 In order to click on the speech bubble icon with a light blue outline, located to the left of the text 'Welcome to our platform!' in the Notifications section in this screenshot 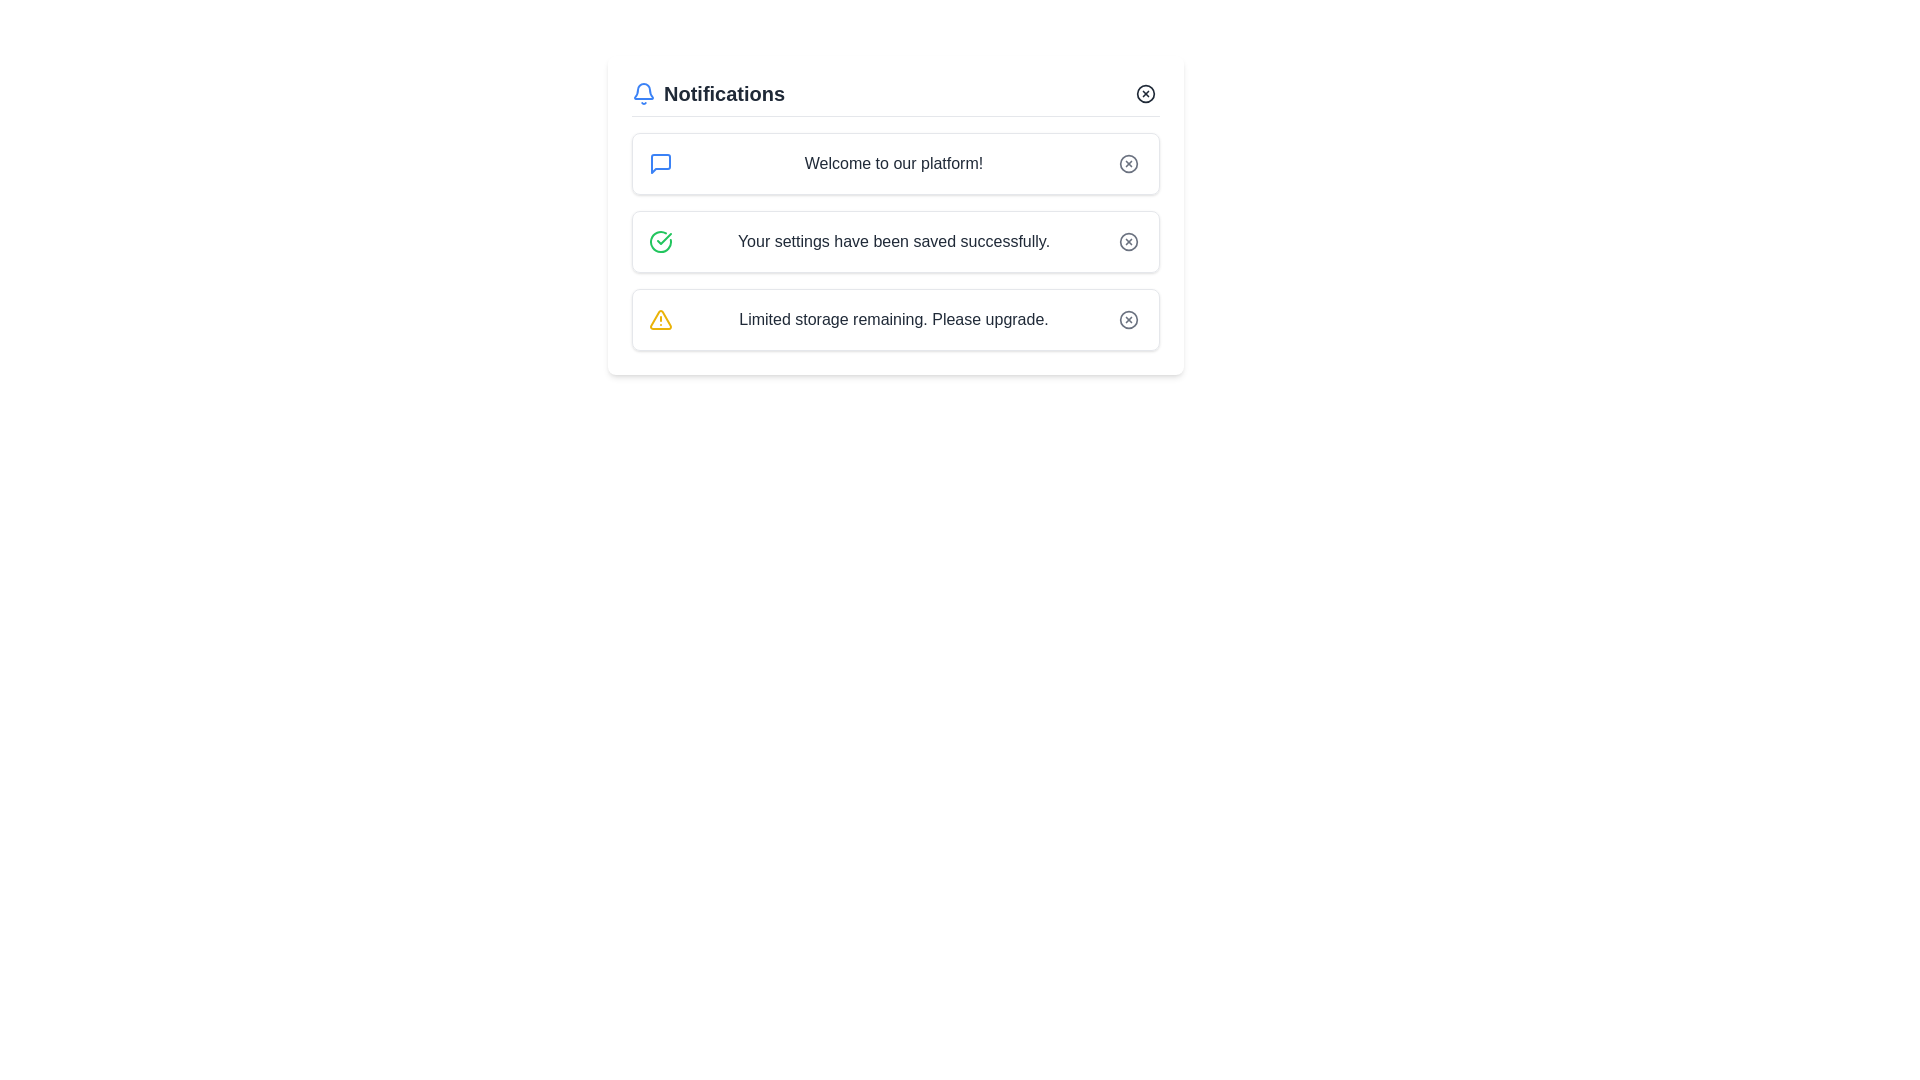, I will do `click(661, 163)`.